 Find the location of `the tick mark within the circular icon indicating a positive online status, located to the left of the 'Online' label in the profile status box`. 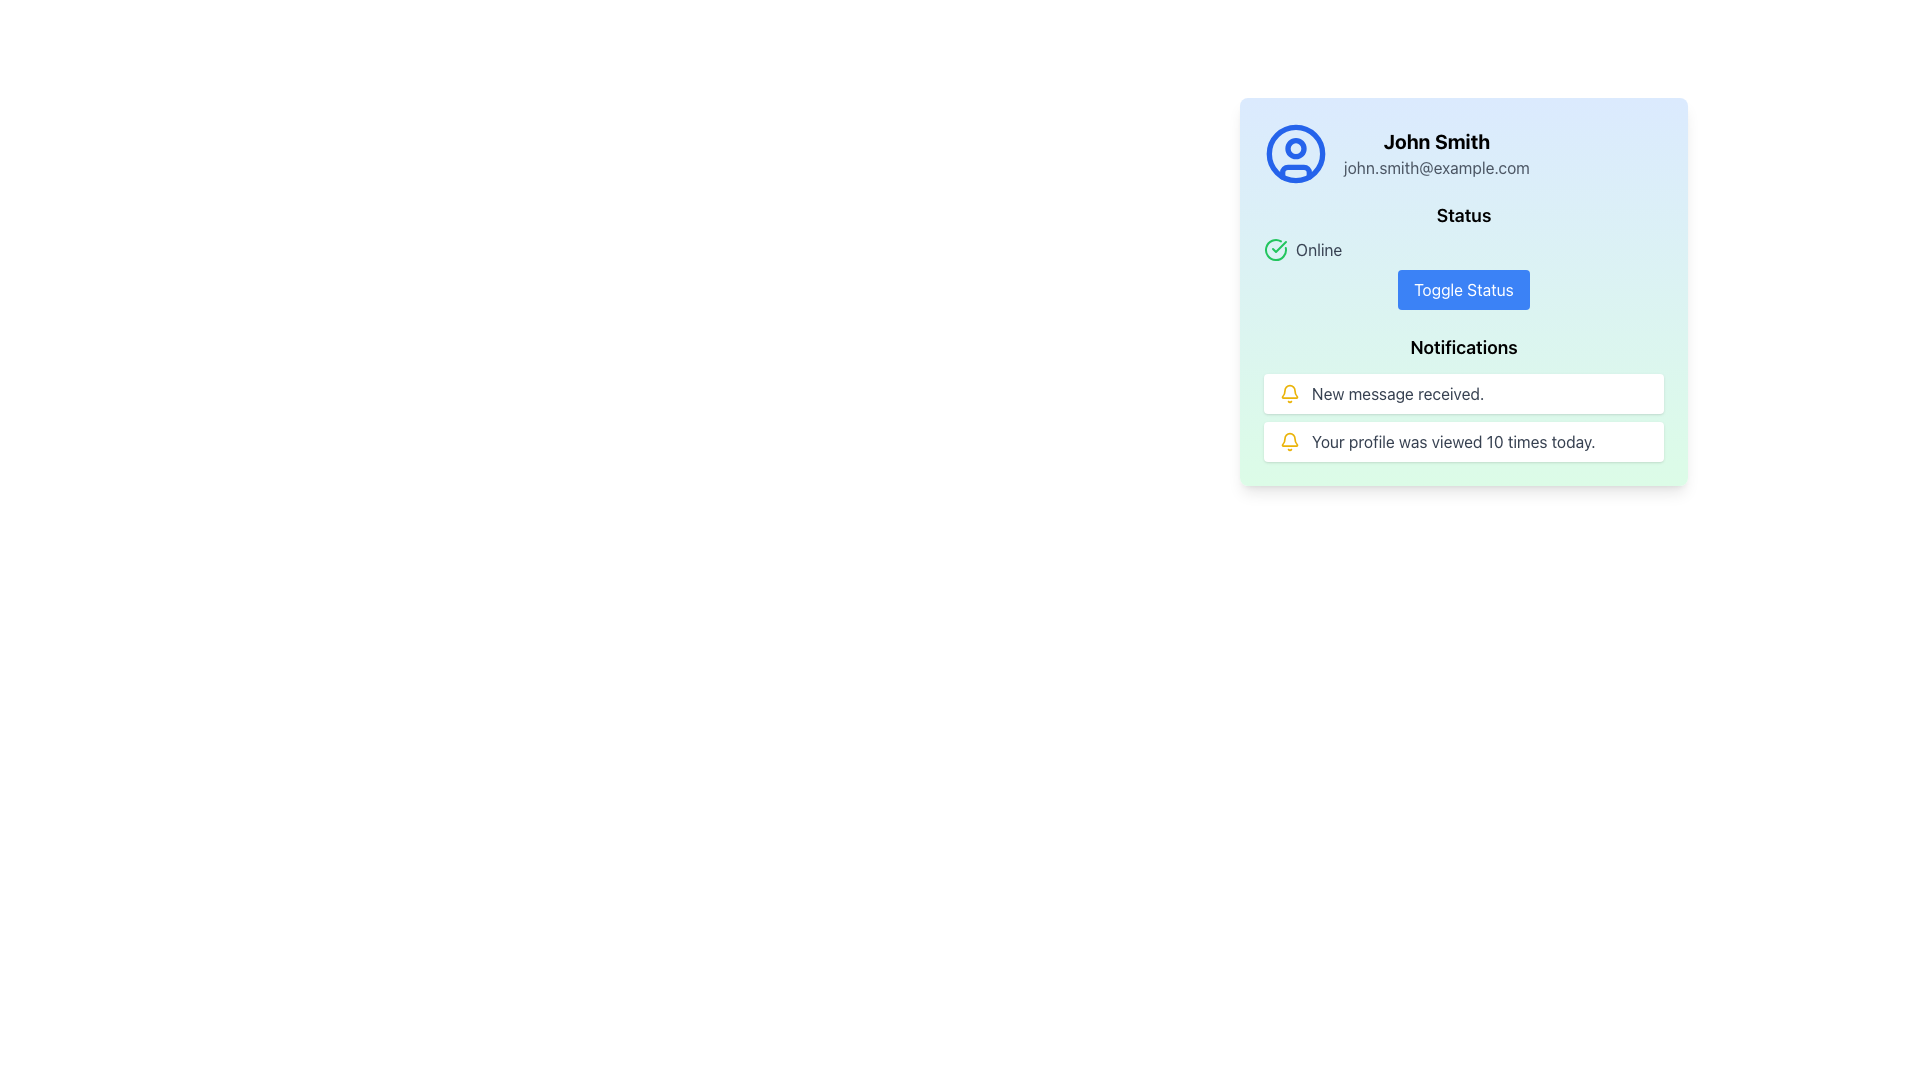

the tick mark within the circular icon indicating a positive online status, located to the left of the 'Online' label in the profile status box is located at coordinates (1278, 245).